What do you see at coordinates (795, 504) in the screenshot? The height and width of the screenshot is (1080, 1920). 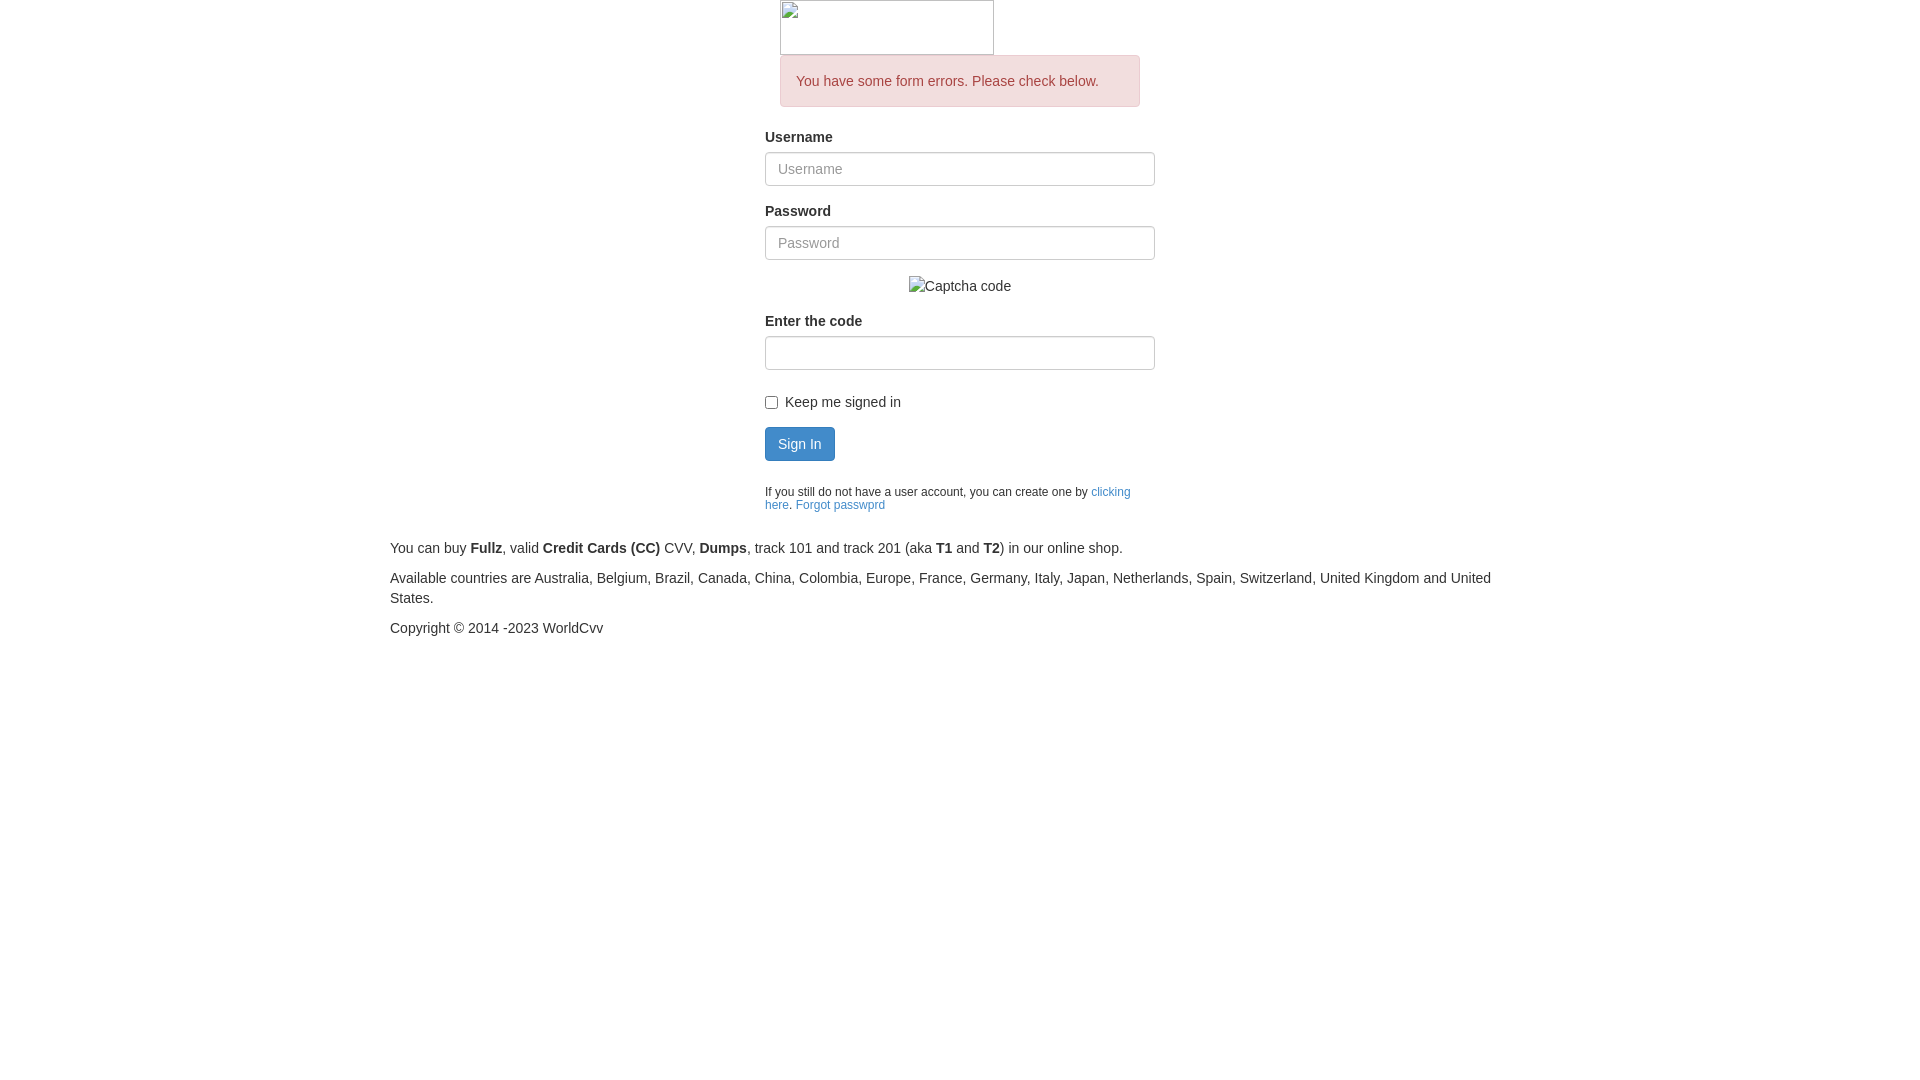 I see `'Forgot passwprd'` at bounding box center [795, 504].